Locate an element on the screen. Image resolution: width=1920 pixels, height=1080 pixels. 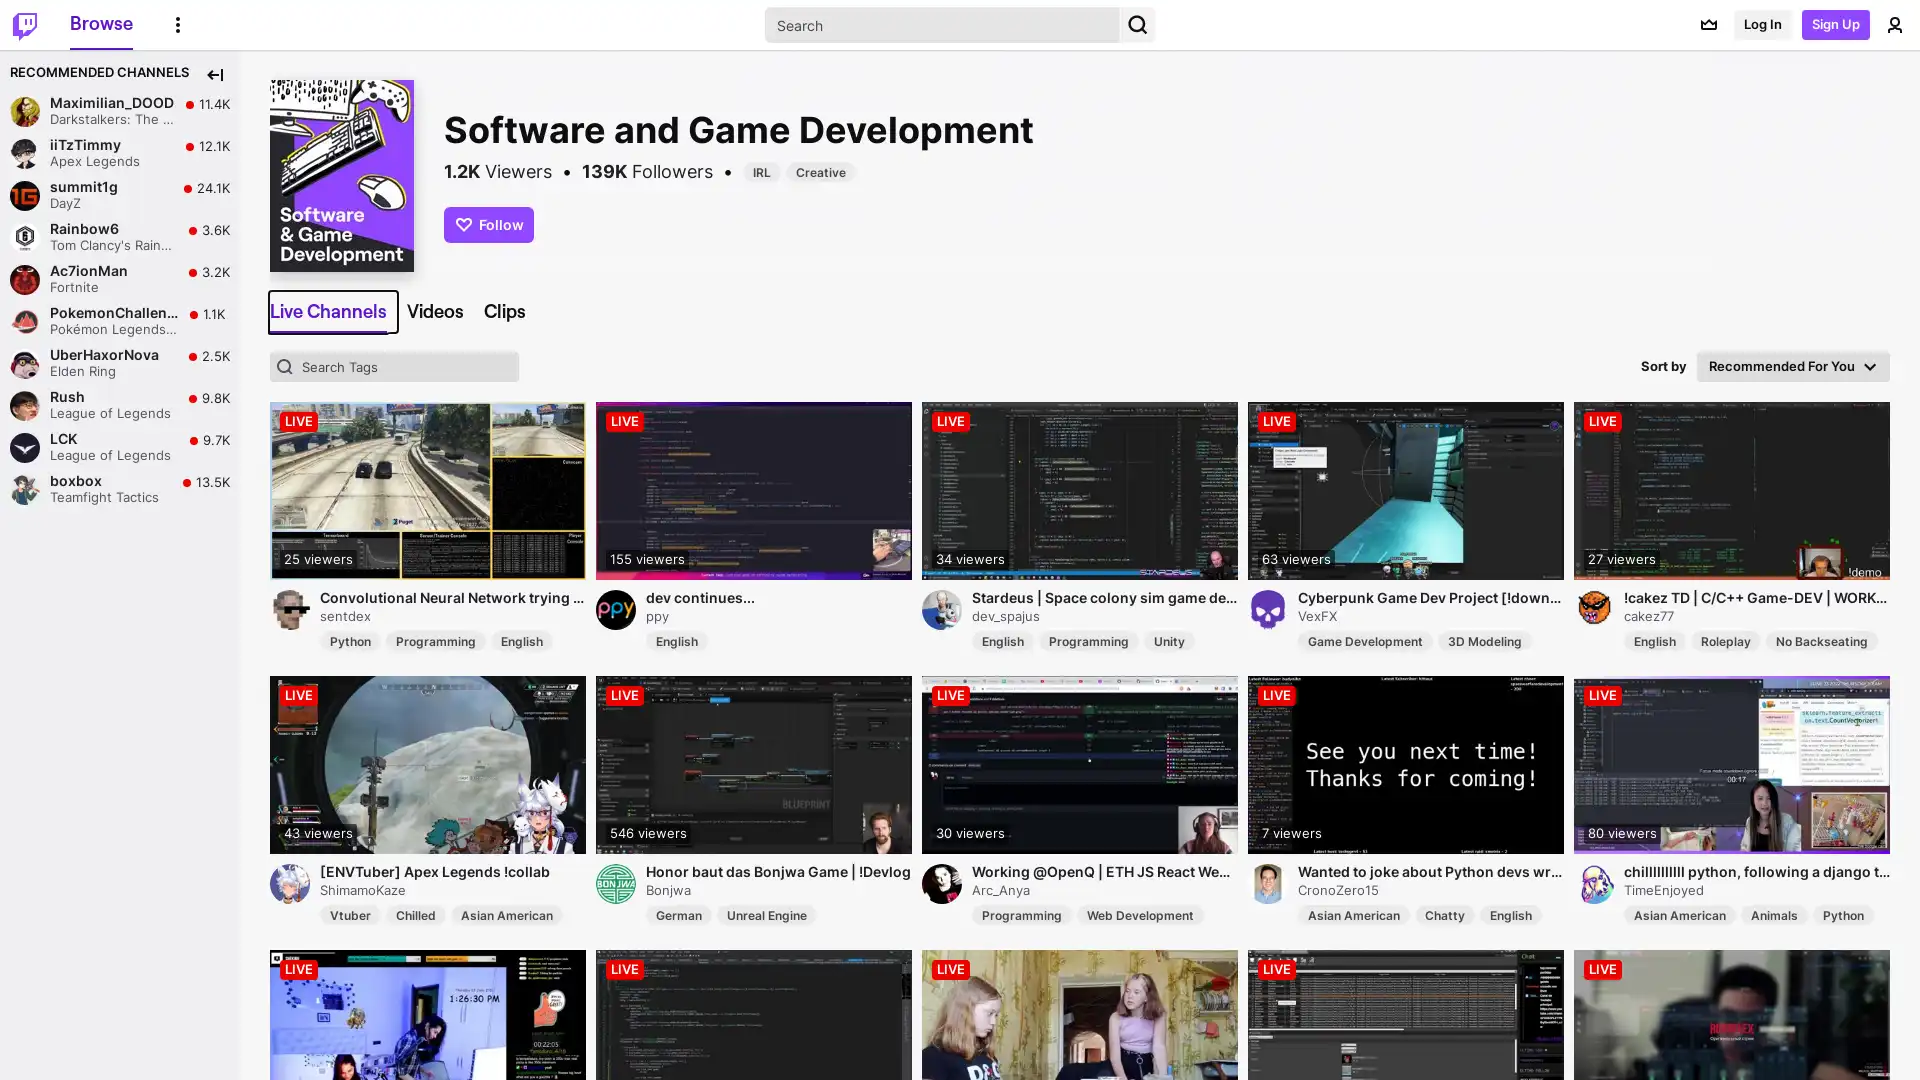
Asian American is located at coordinates (1680, 914).